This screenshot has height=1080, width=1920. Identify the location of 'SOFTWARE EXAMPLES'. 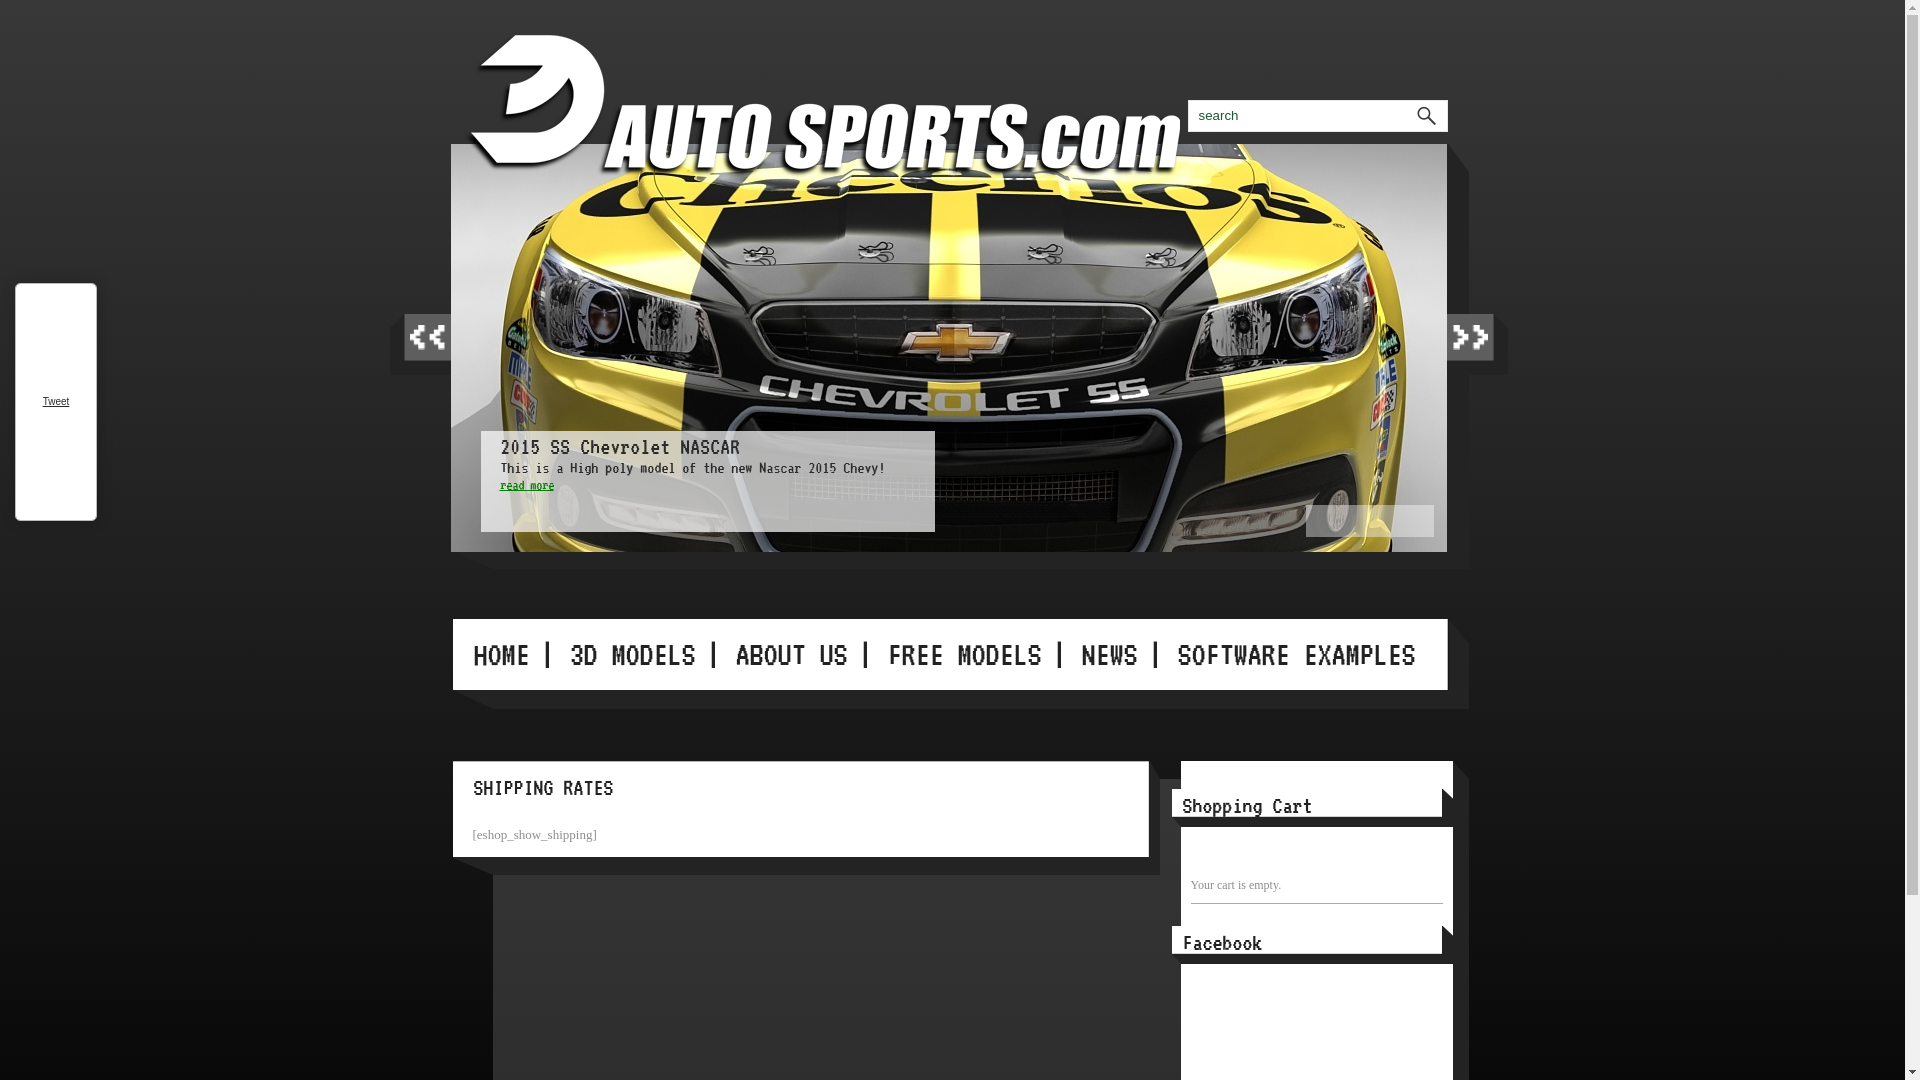
(1295, 654).